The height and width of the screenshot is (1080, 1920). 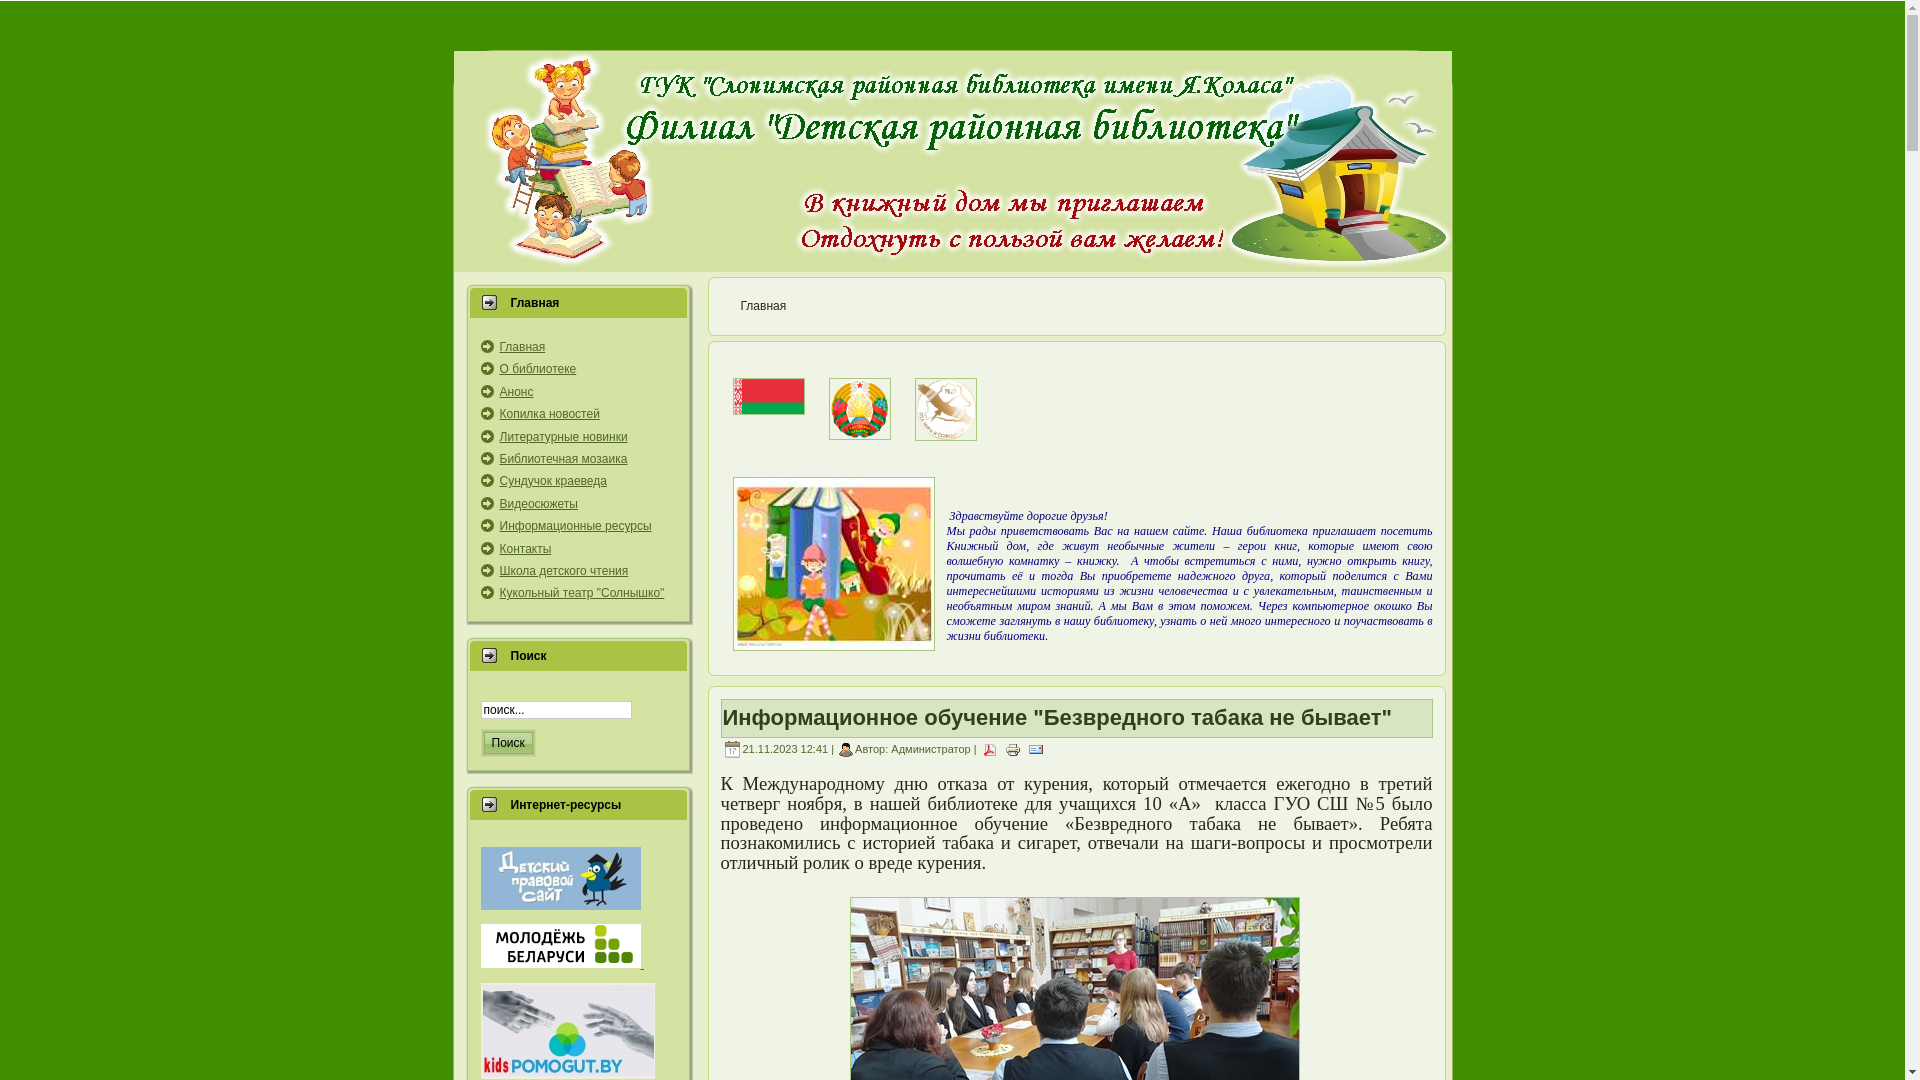 I want to click on ' ', so click(x=560, y=963).